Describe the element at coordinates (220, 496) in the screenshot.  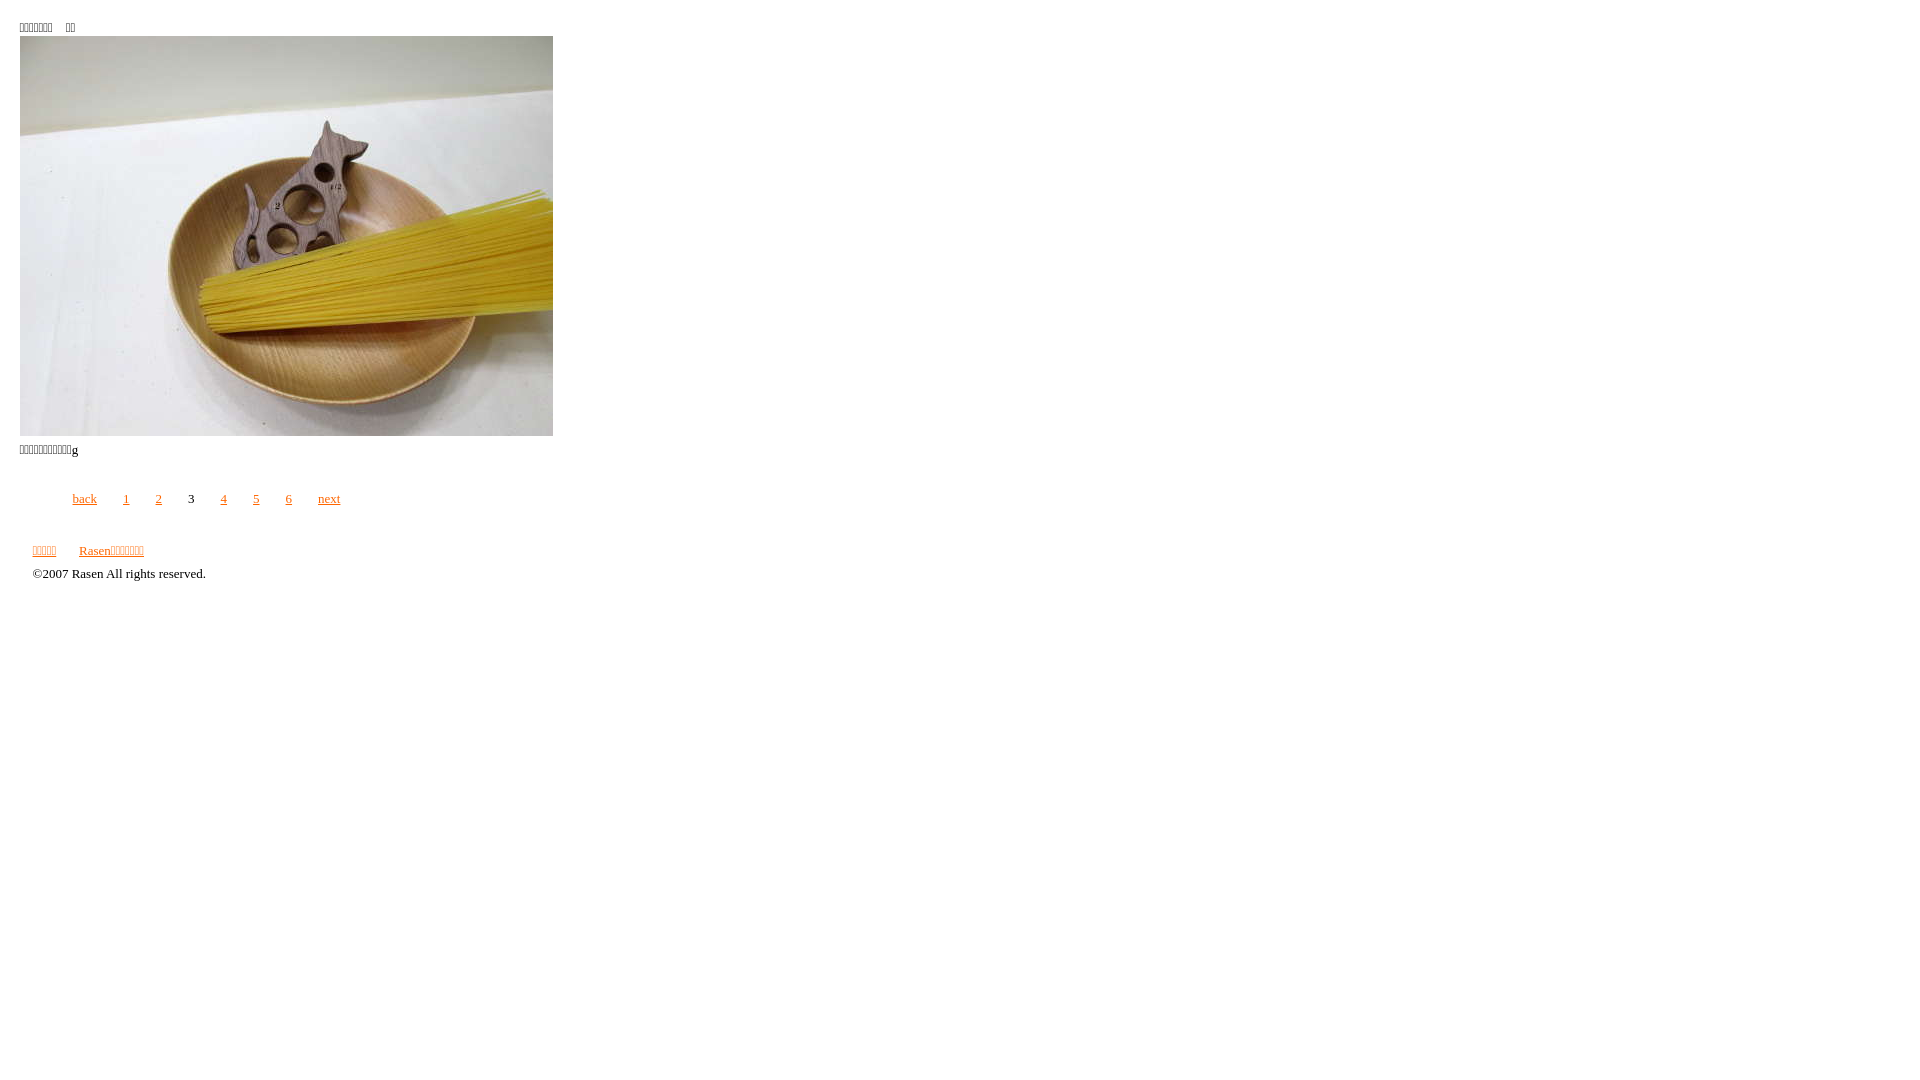
I see `'4'` at that location.